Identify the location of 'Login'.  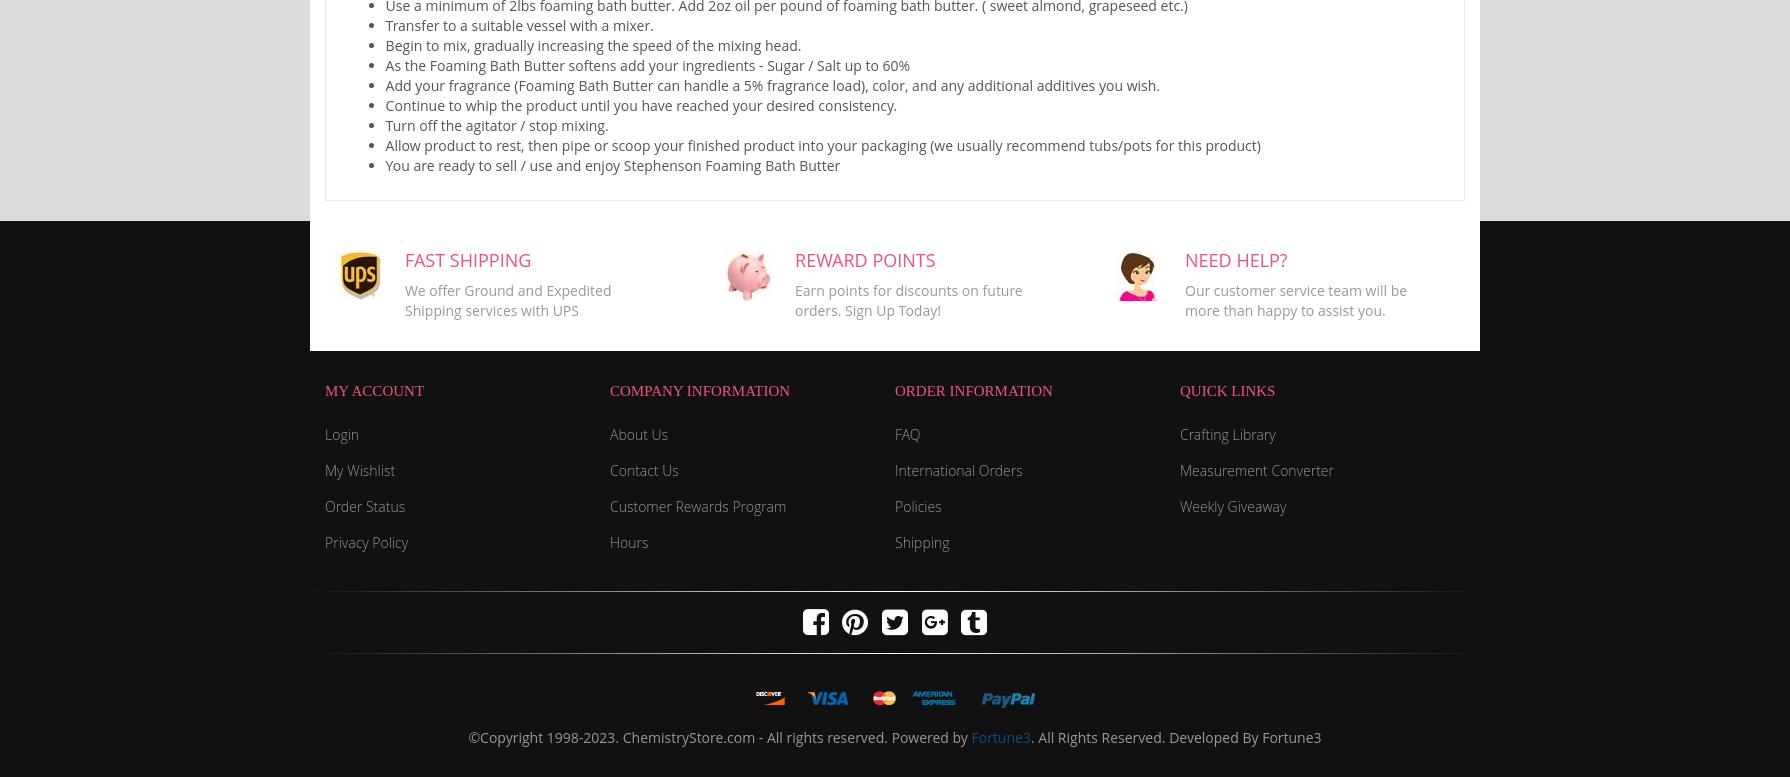
(342, 433).